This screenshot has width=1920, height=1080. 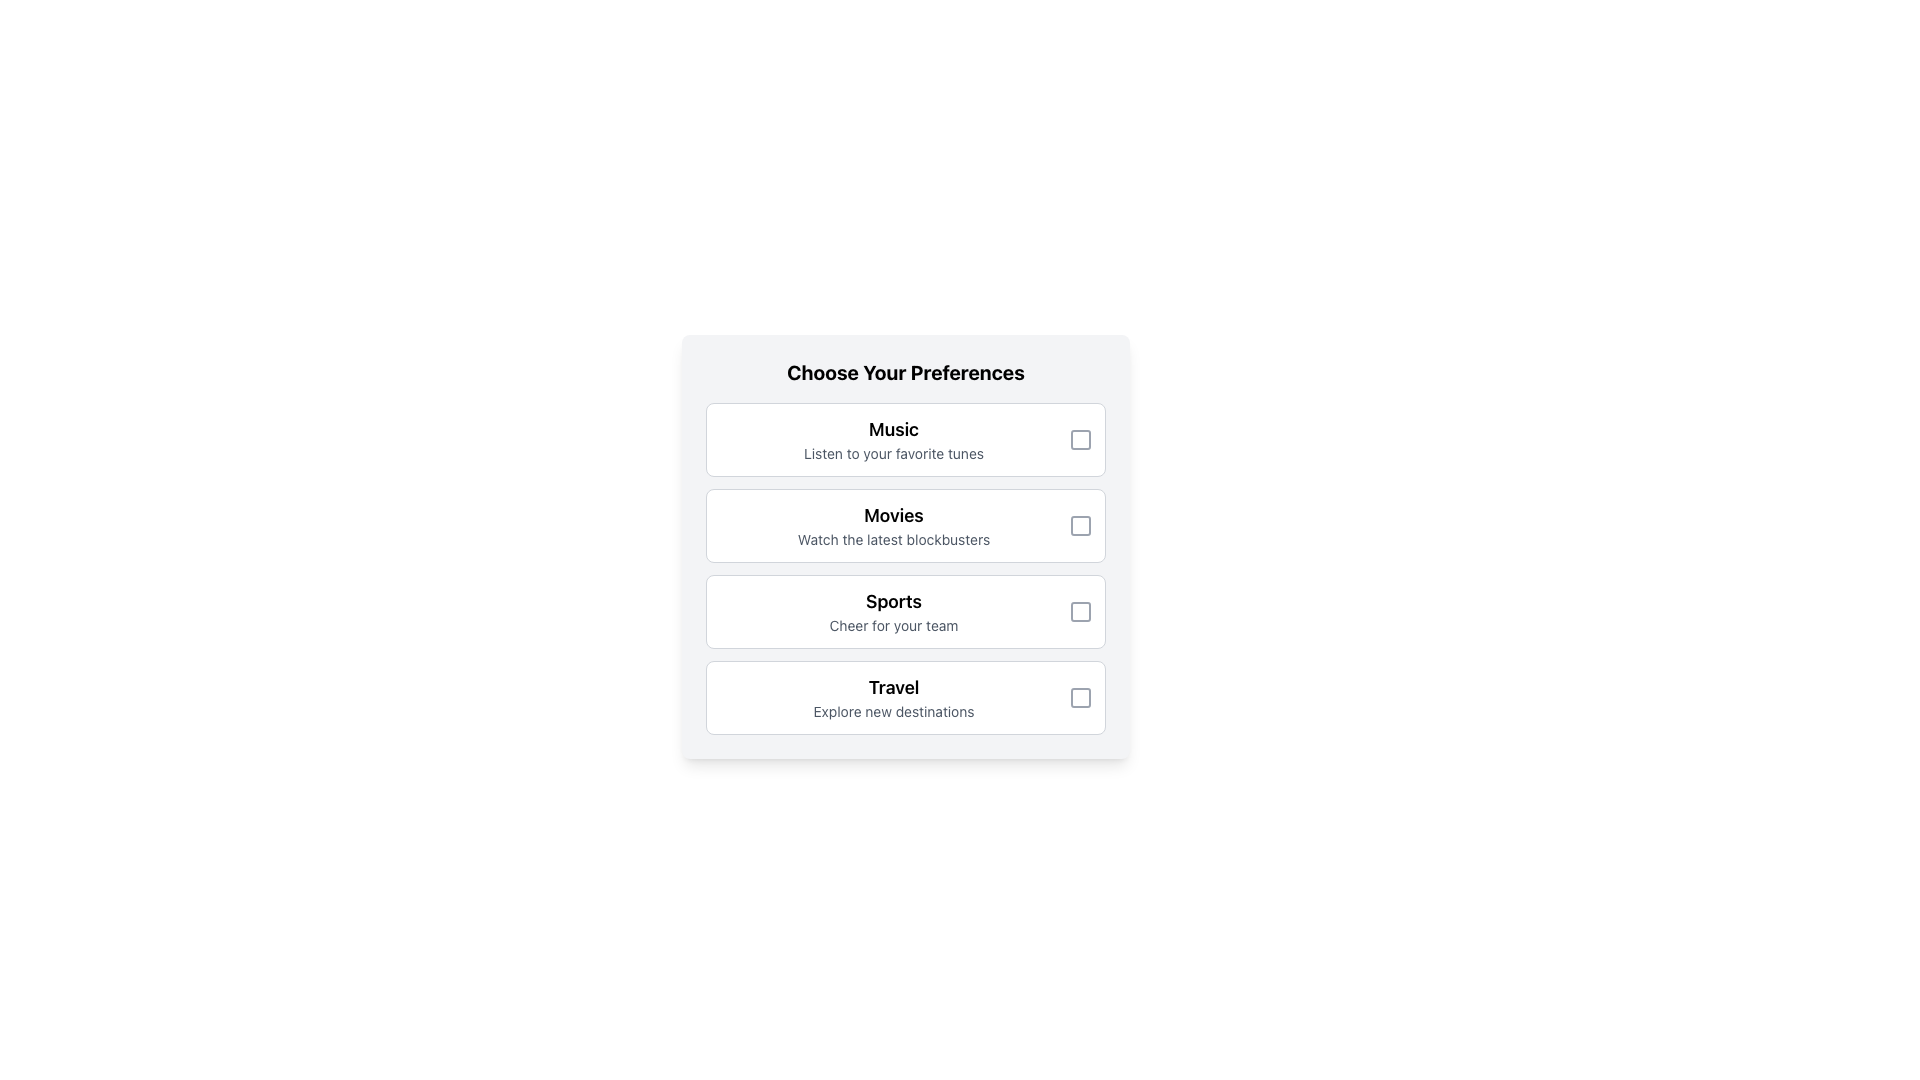 I want to click on the unselected checkbox next to the 'Music' label in the preferences selection form, so click(x=1079, y=438).